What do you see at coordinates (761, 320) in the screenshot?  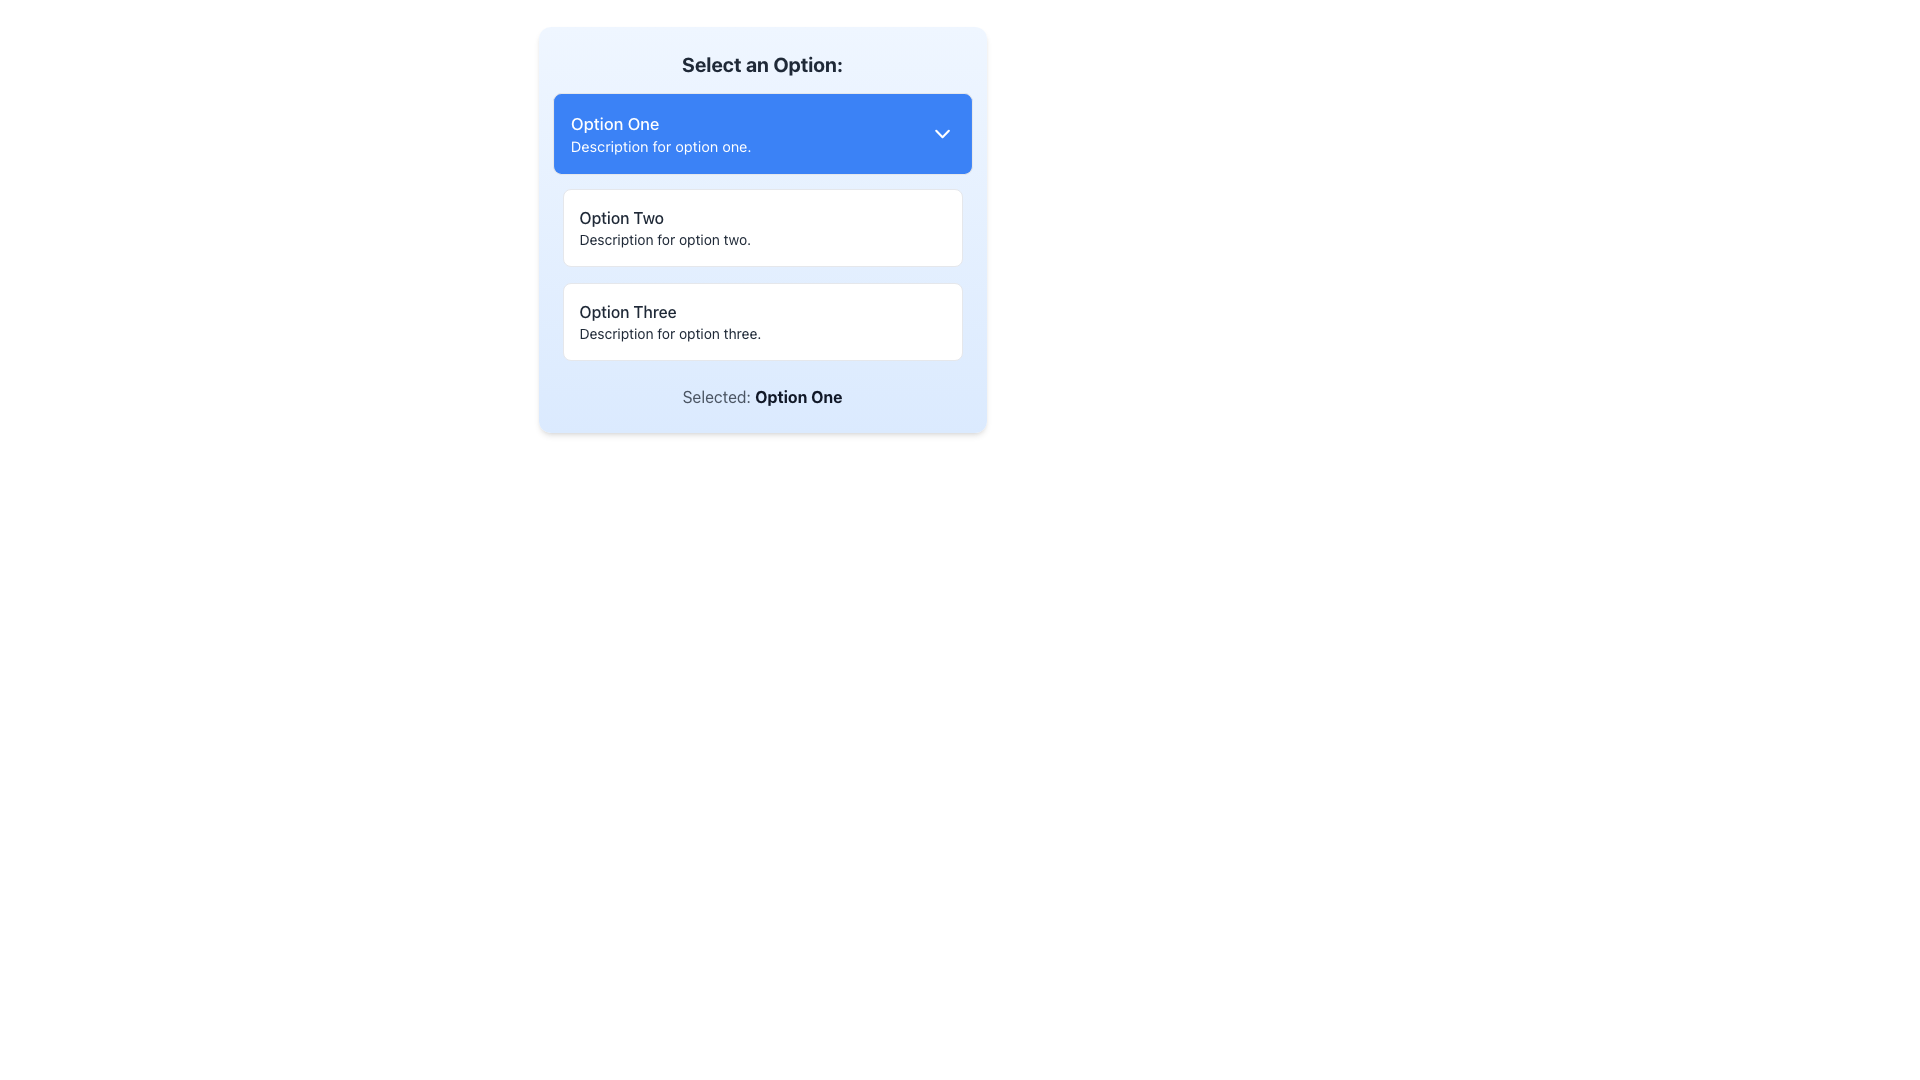 I see `the list item styled as 'Option Three' with the description 'Description for option three.'` at bounding box center [761, 320].